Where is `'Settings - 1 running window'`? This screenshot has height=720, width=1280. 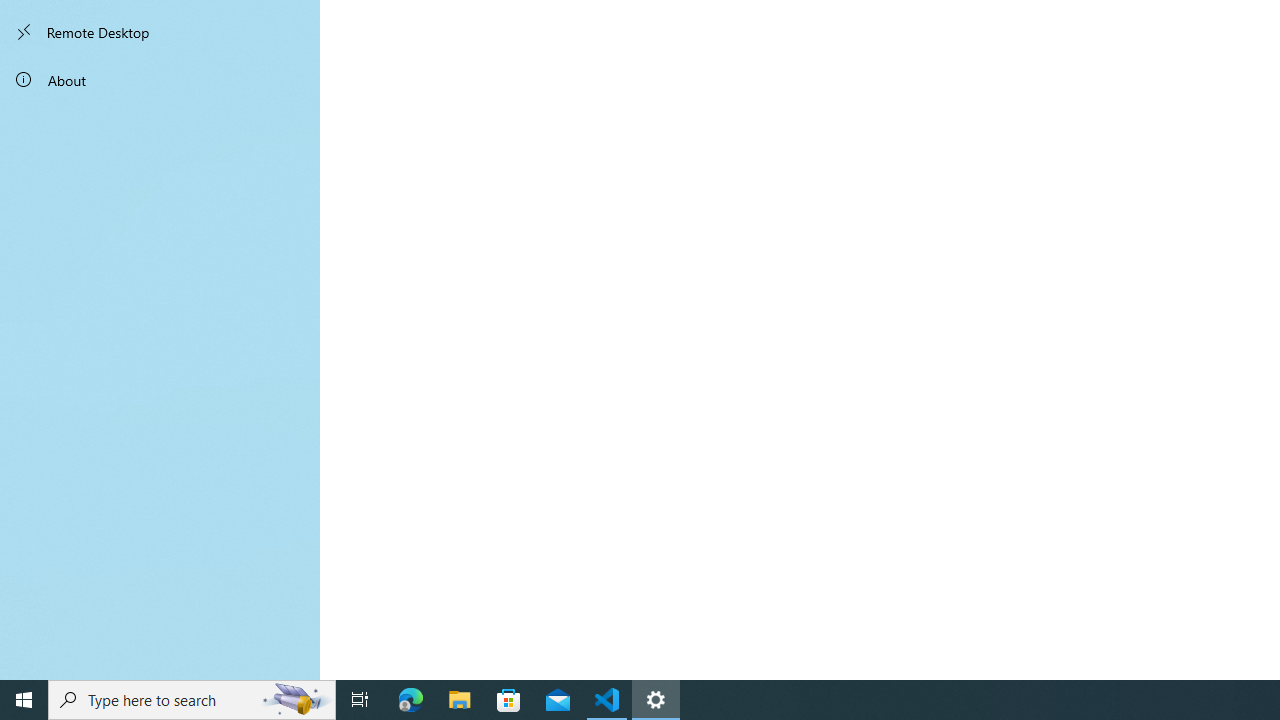
'Settings - 1 running window' is located at coordinates (656, 698).